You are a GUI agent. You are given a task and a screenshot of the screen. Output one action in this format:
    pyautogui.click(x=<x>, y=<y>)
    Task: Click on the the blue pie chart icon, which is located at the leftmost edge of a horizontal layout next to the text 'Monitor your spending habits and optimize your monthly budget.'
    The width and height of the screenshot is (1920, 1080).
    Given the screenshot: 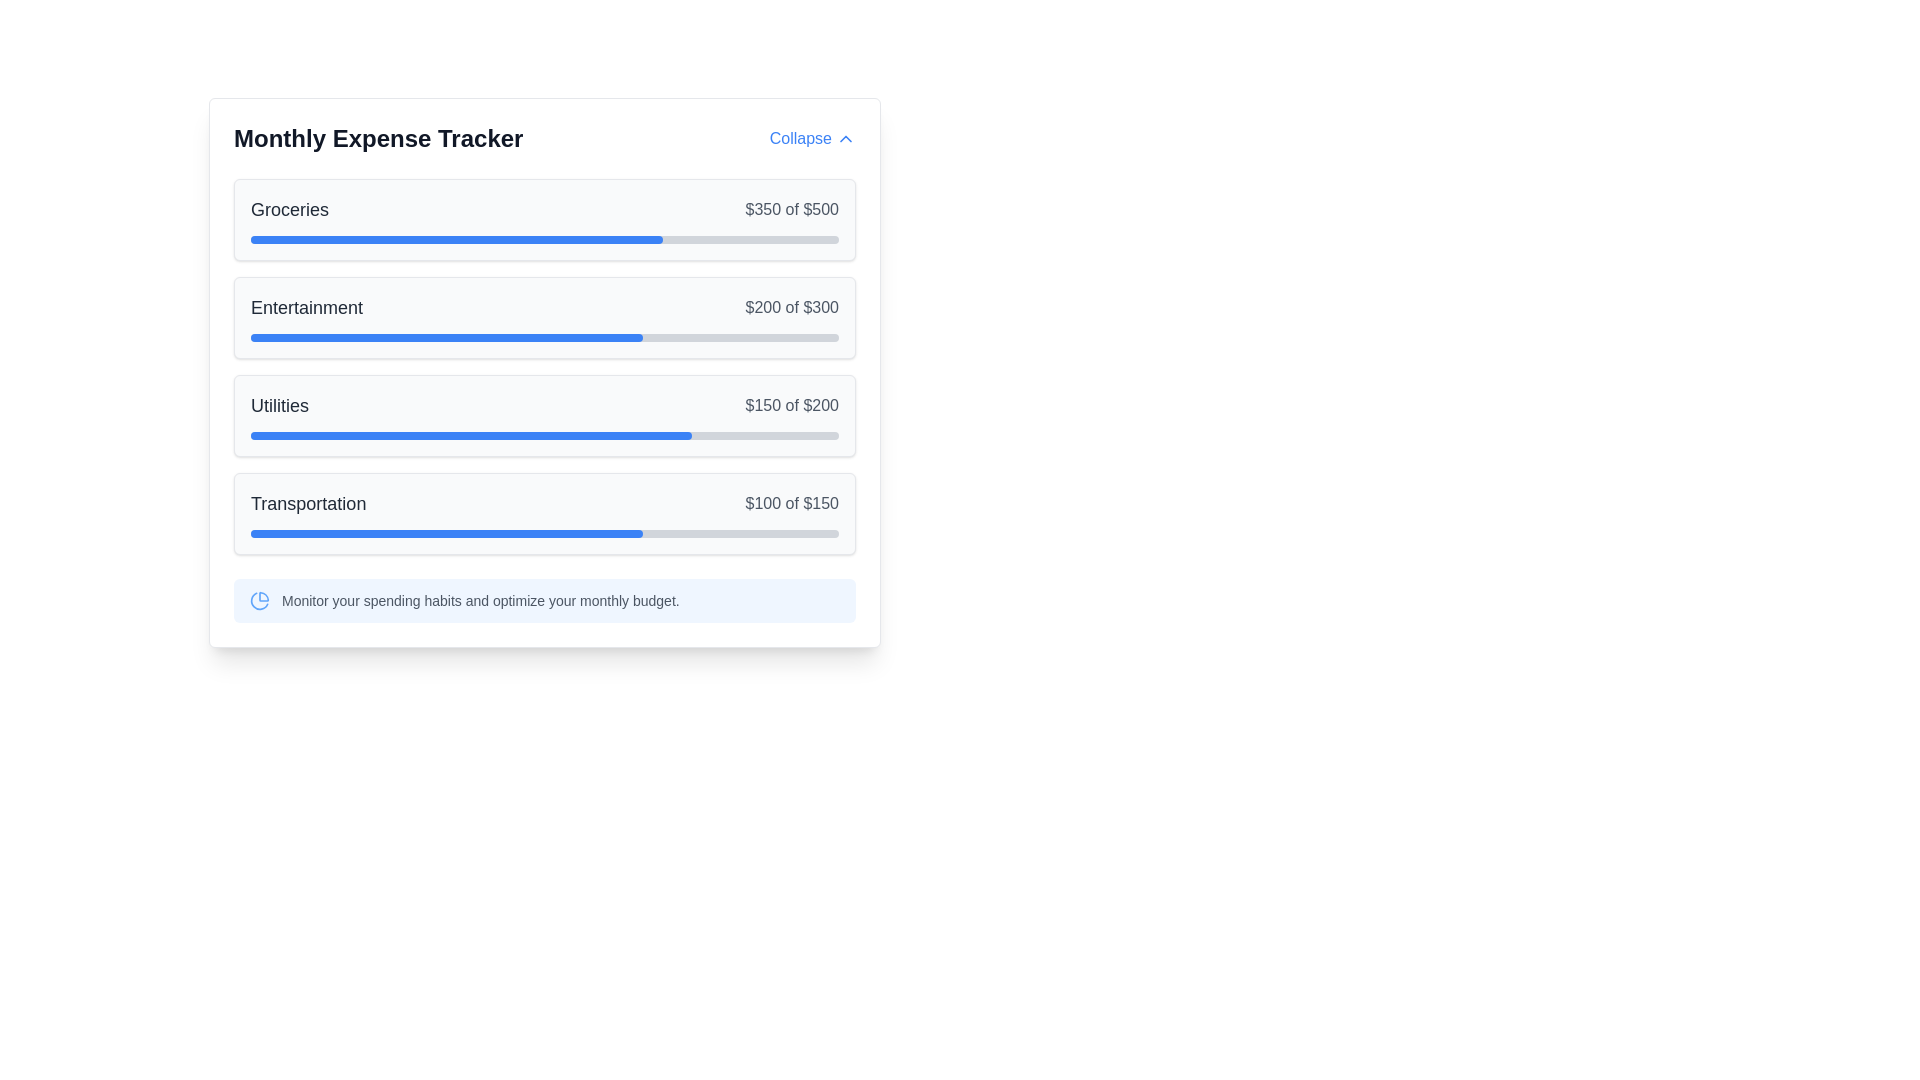 What is the action you would take?
    pyautogui.click(x=258, y=600)
    